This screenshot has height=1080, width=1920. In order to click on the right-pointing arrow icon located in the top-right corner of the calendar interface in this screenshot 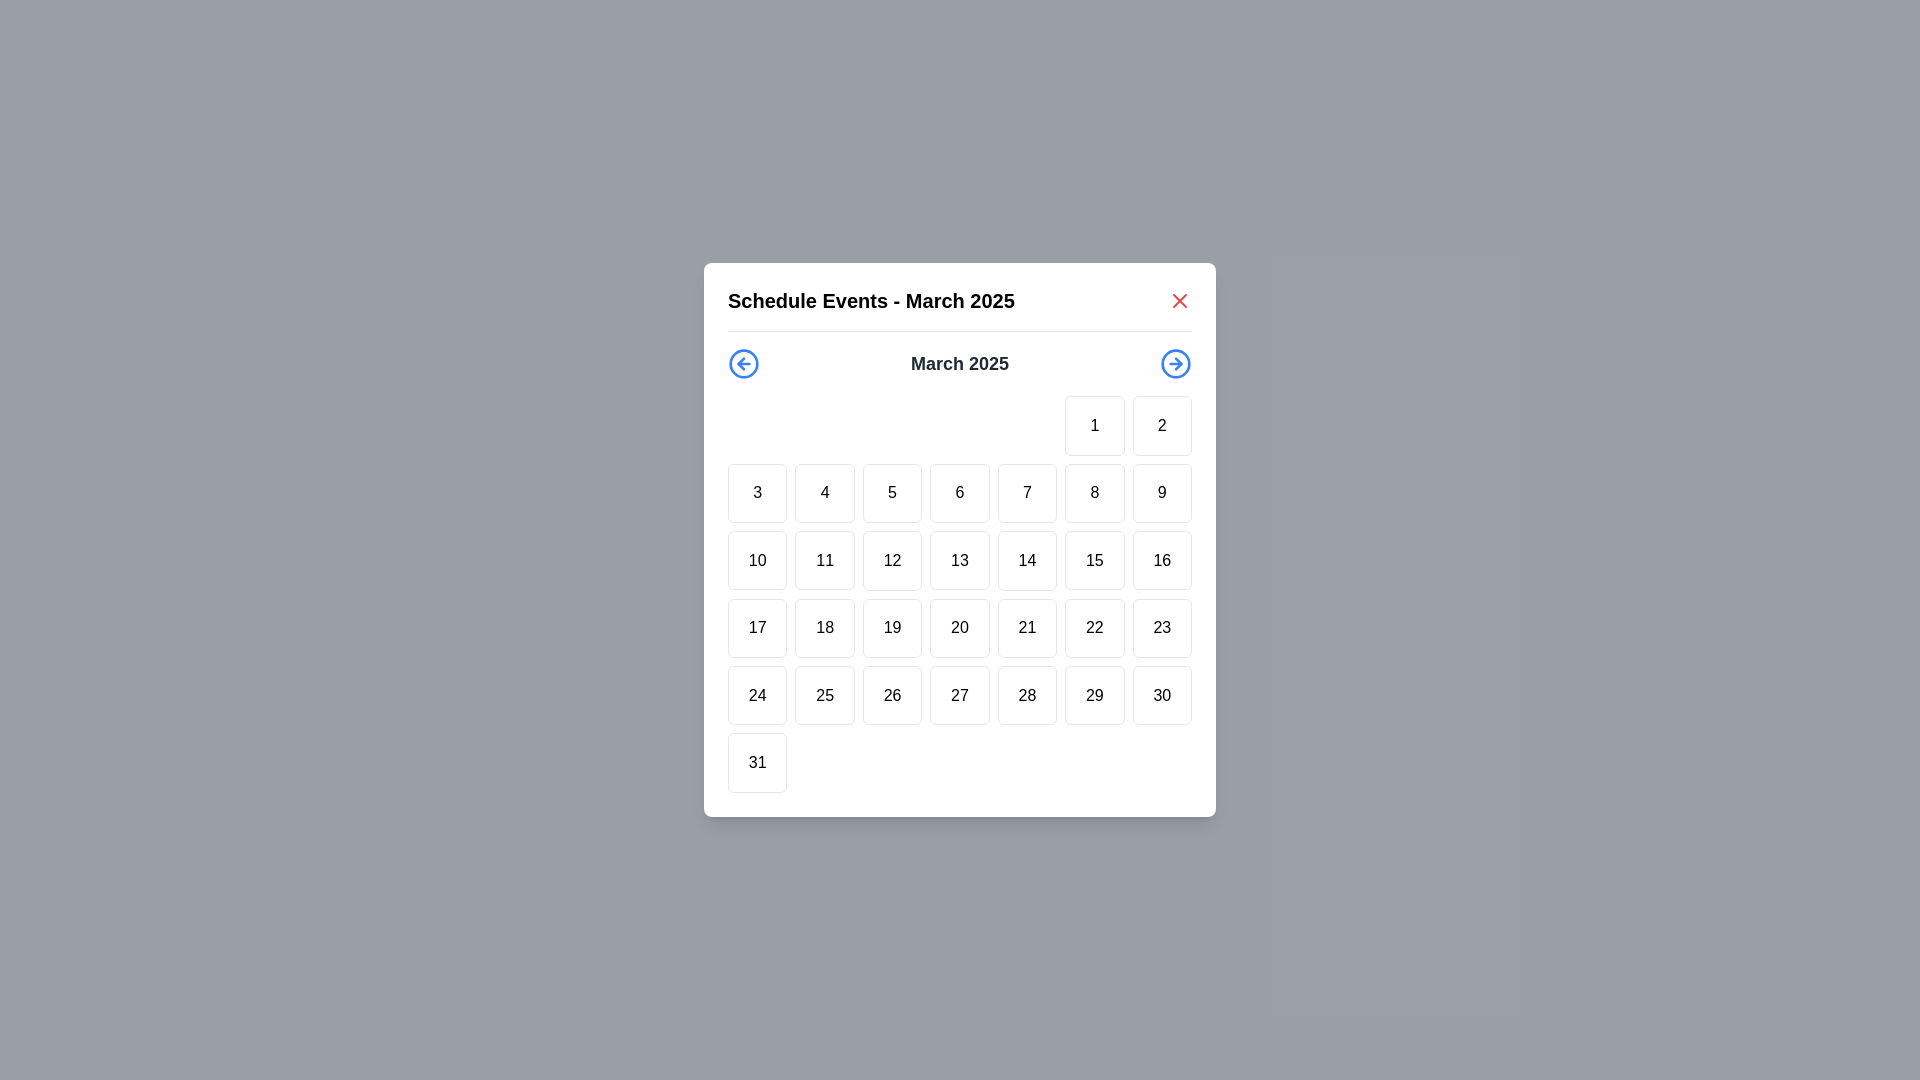, I will do `click(1177, 363)`.